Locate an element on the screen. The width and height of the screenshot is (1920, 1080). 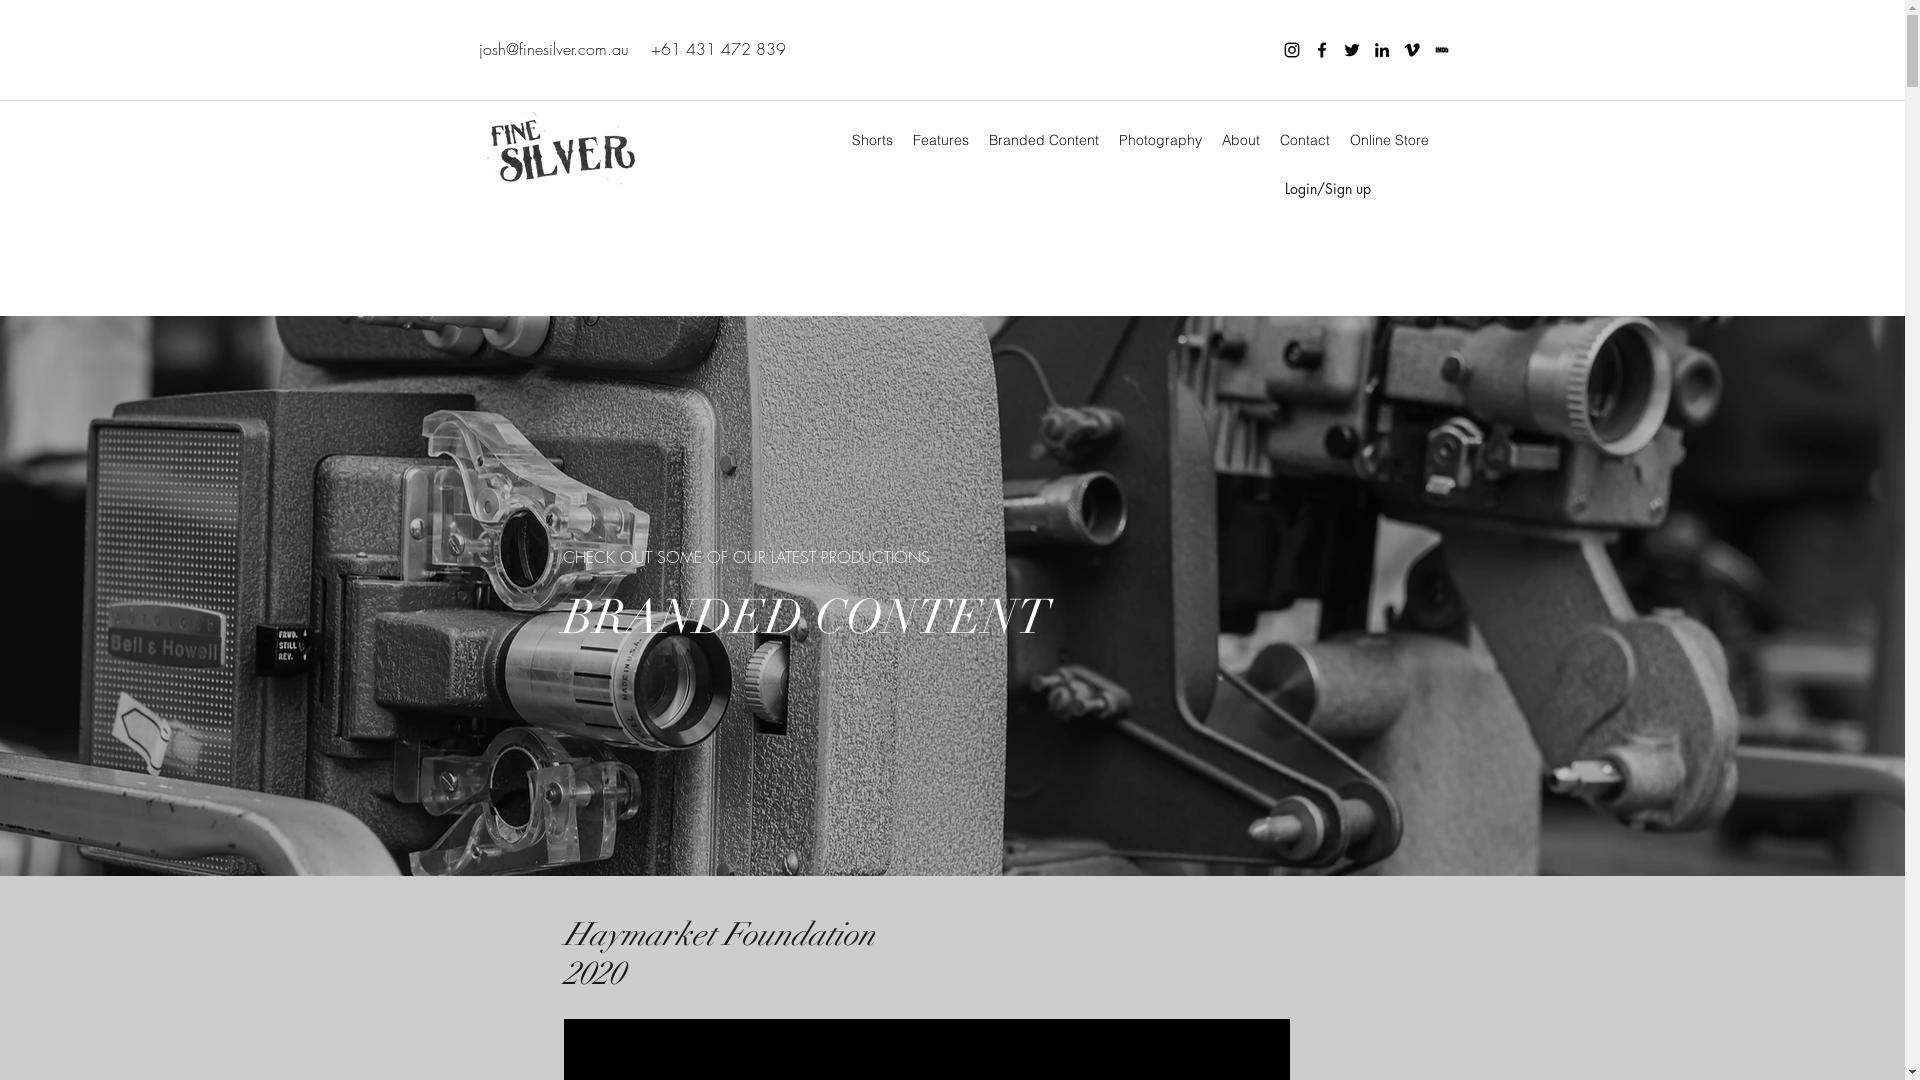
'Contact' is located at coordinates (1305, 138).